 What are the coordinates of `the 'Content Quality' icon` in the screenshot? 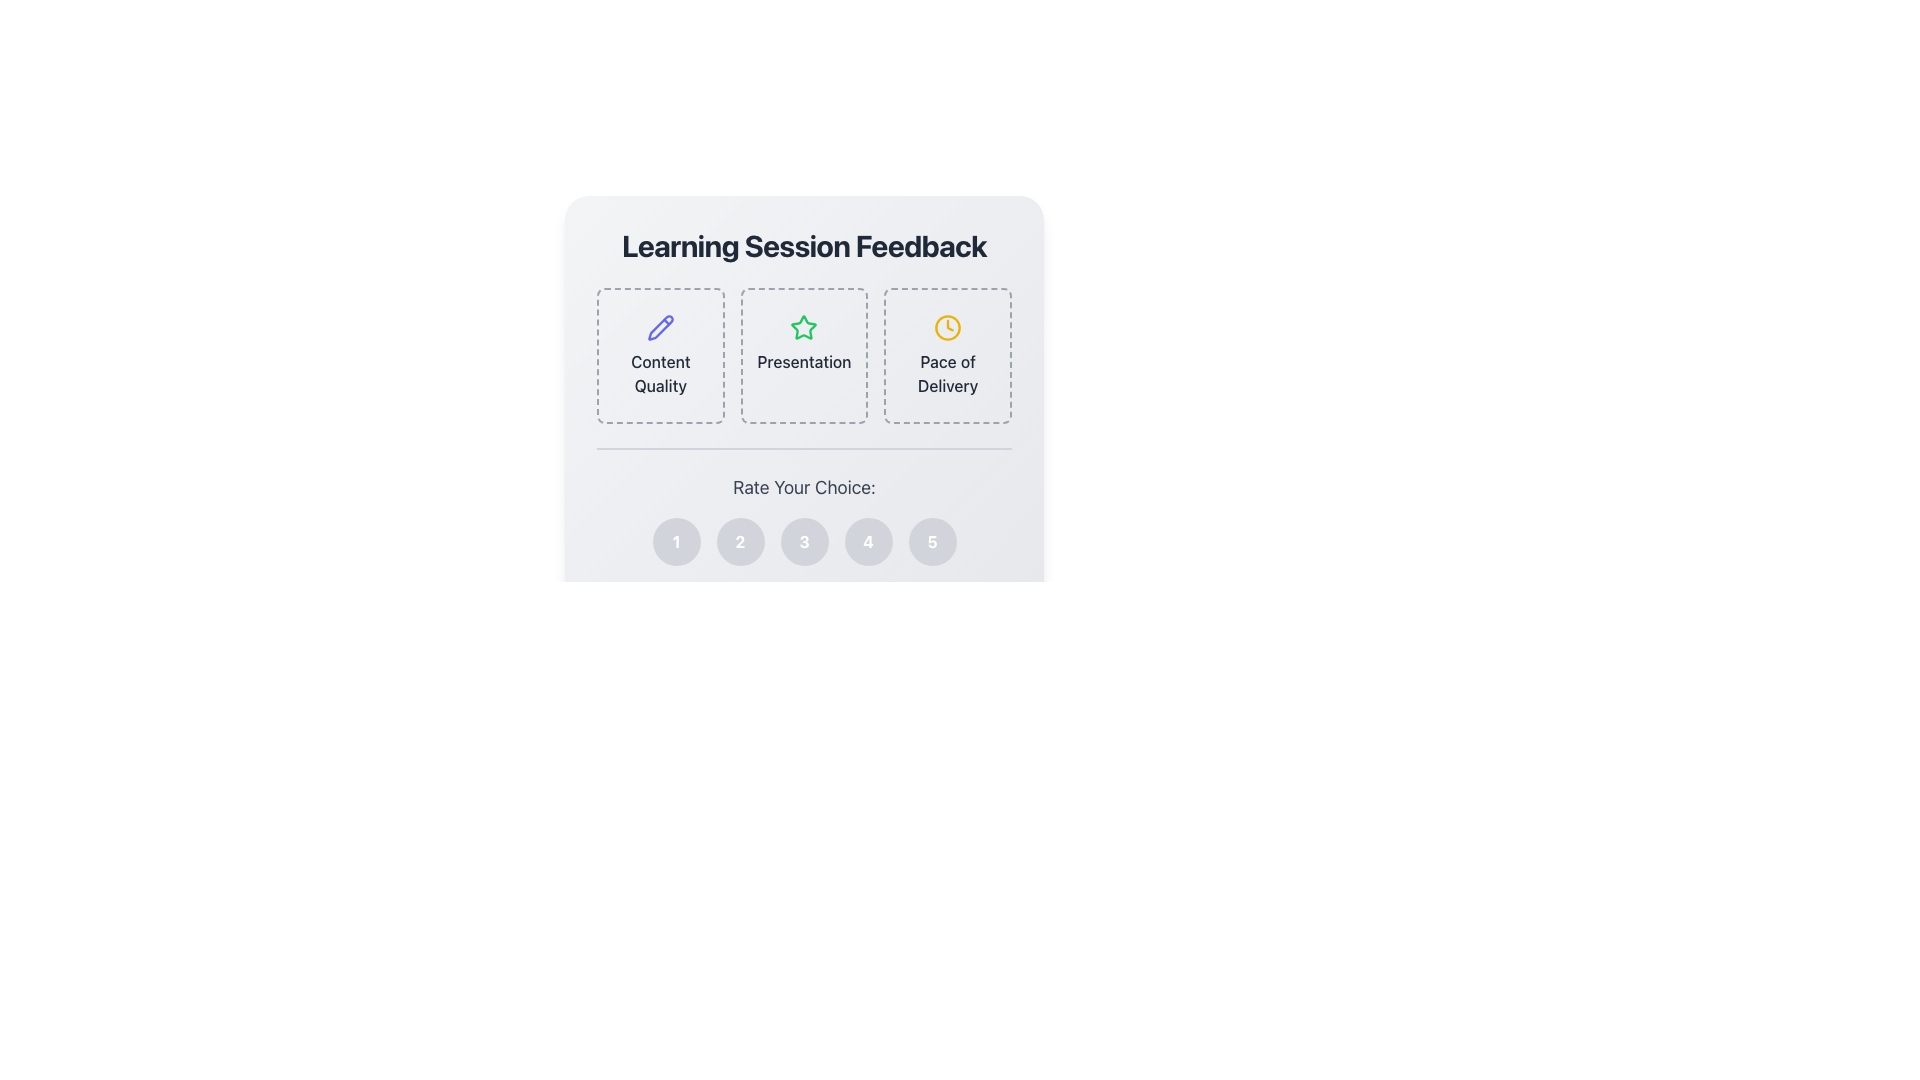 It's located at (660, 326).